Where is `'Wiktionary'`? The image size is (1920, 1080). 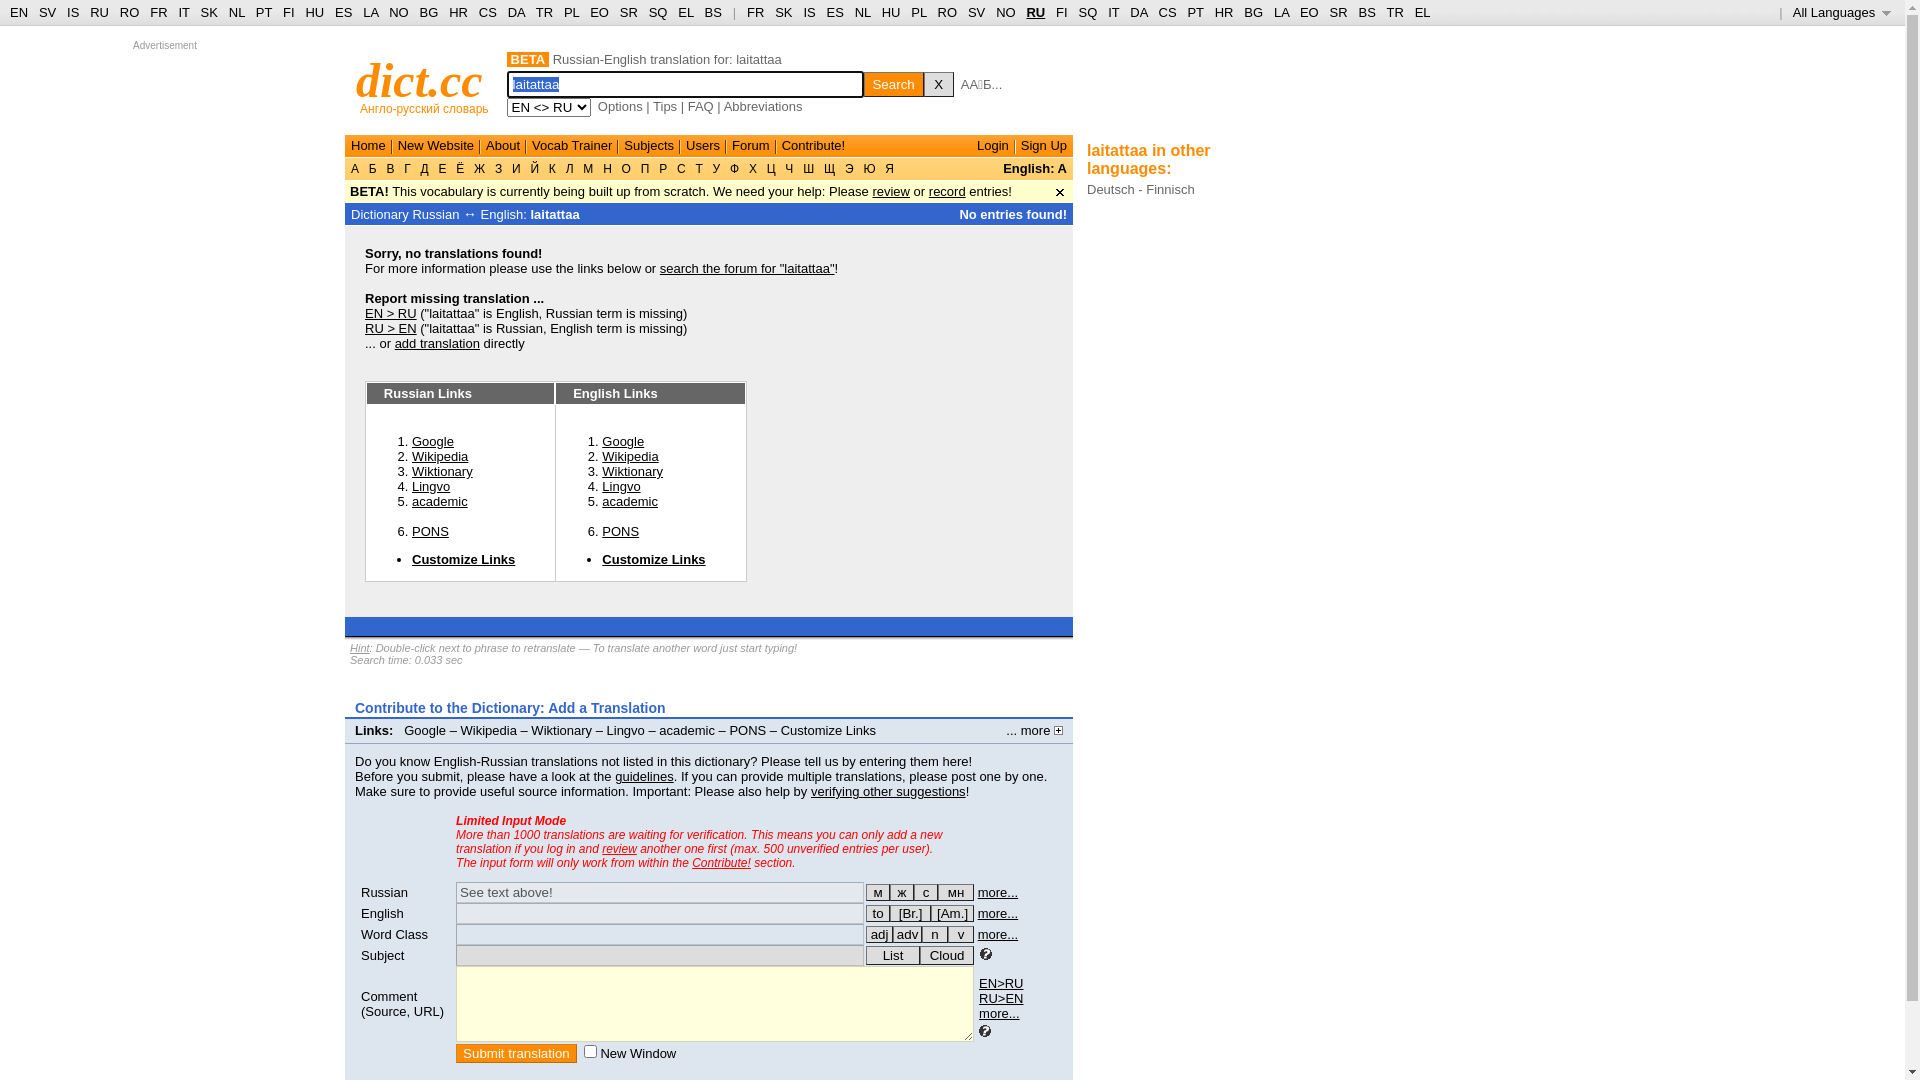 'Wiktionary' is located at coordinates (631, 471).